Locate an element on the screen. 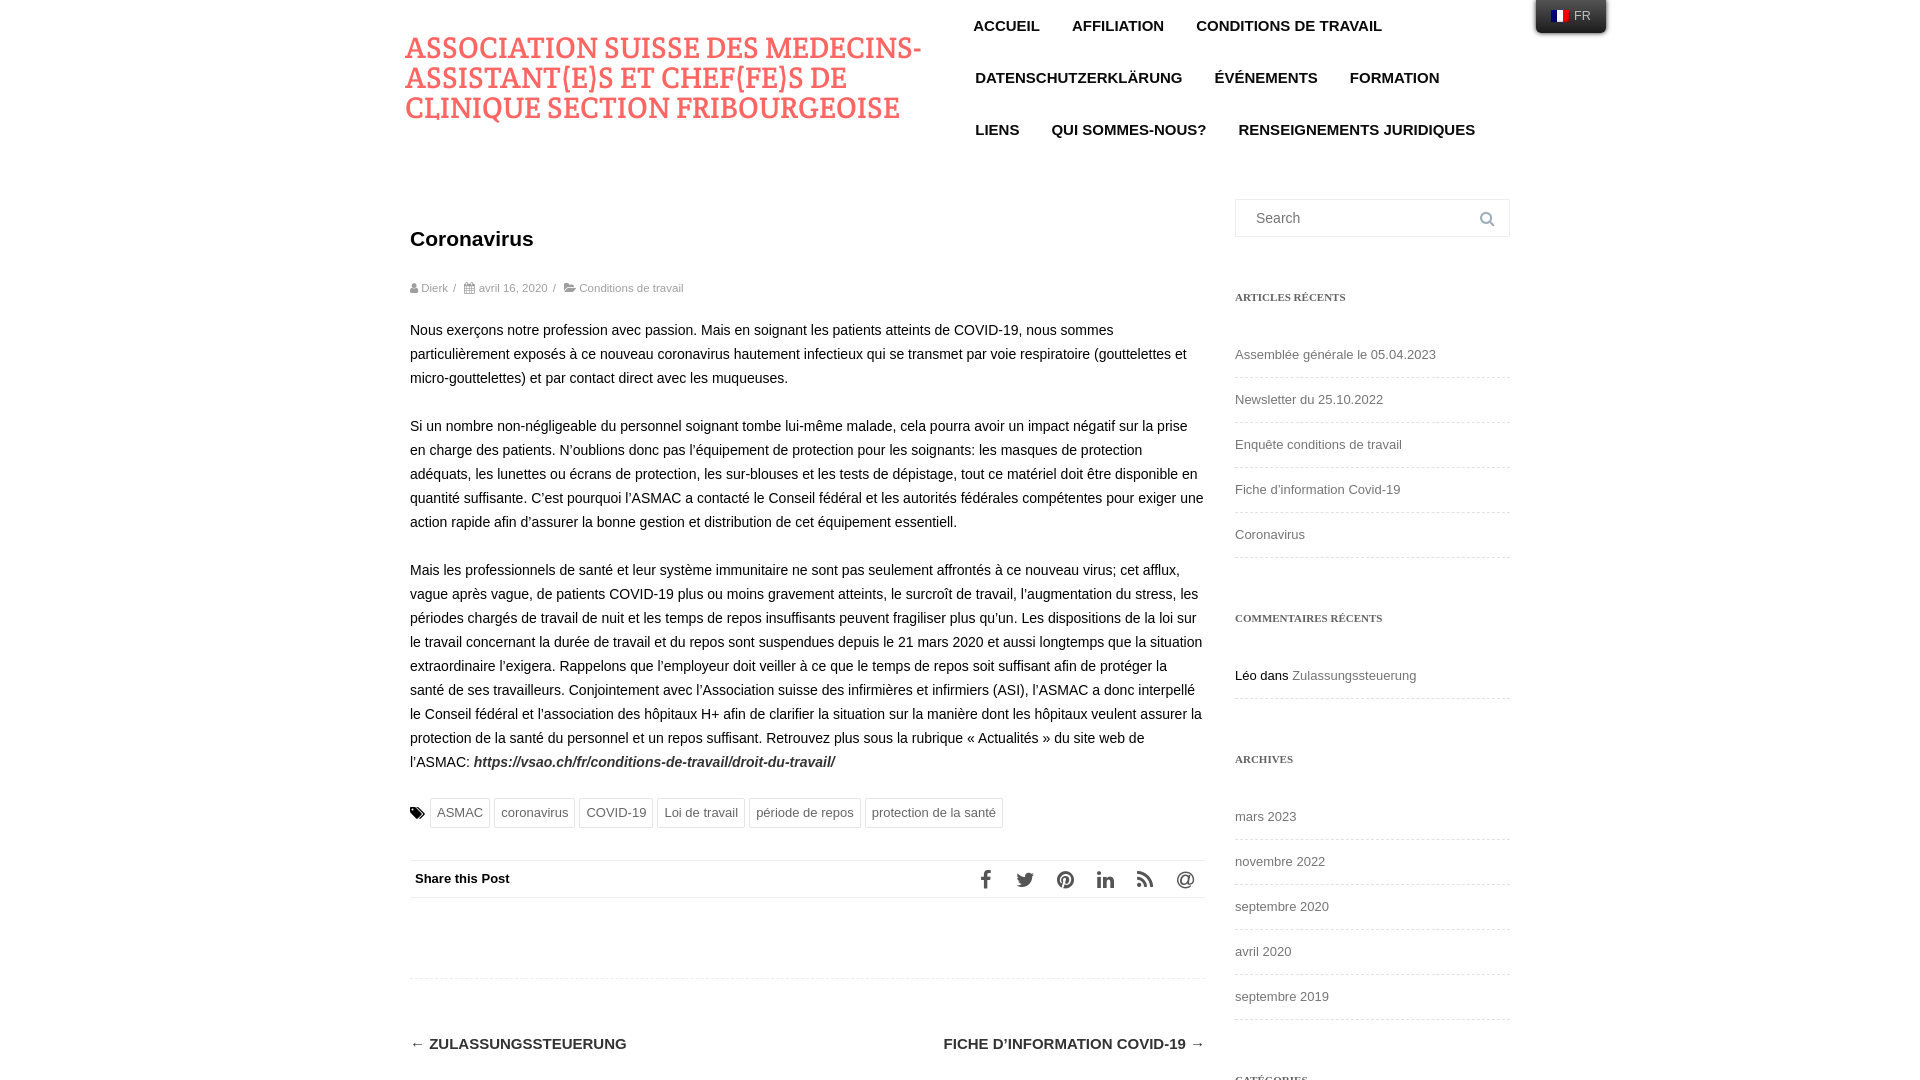 The width and height of the screenshot is (1920, 1080). 'RSS' is located at coordinates (1145, 878).